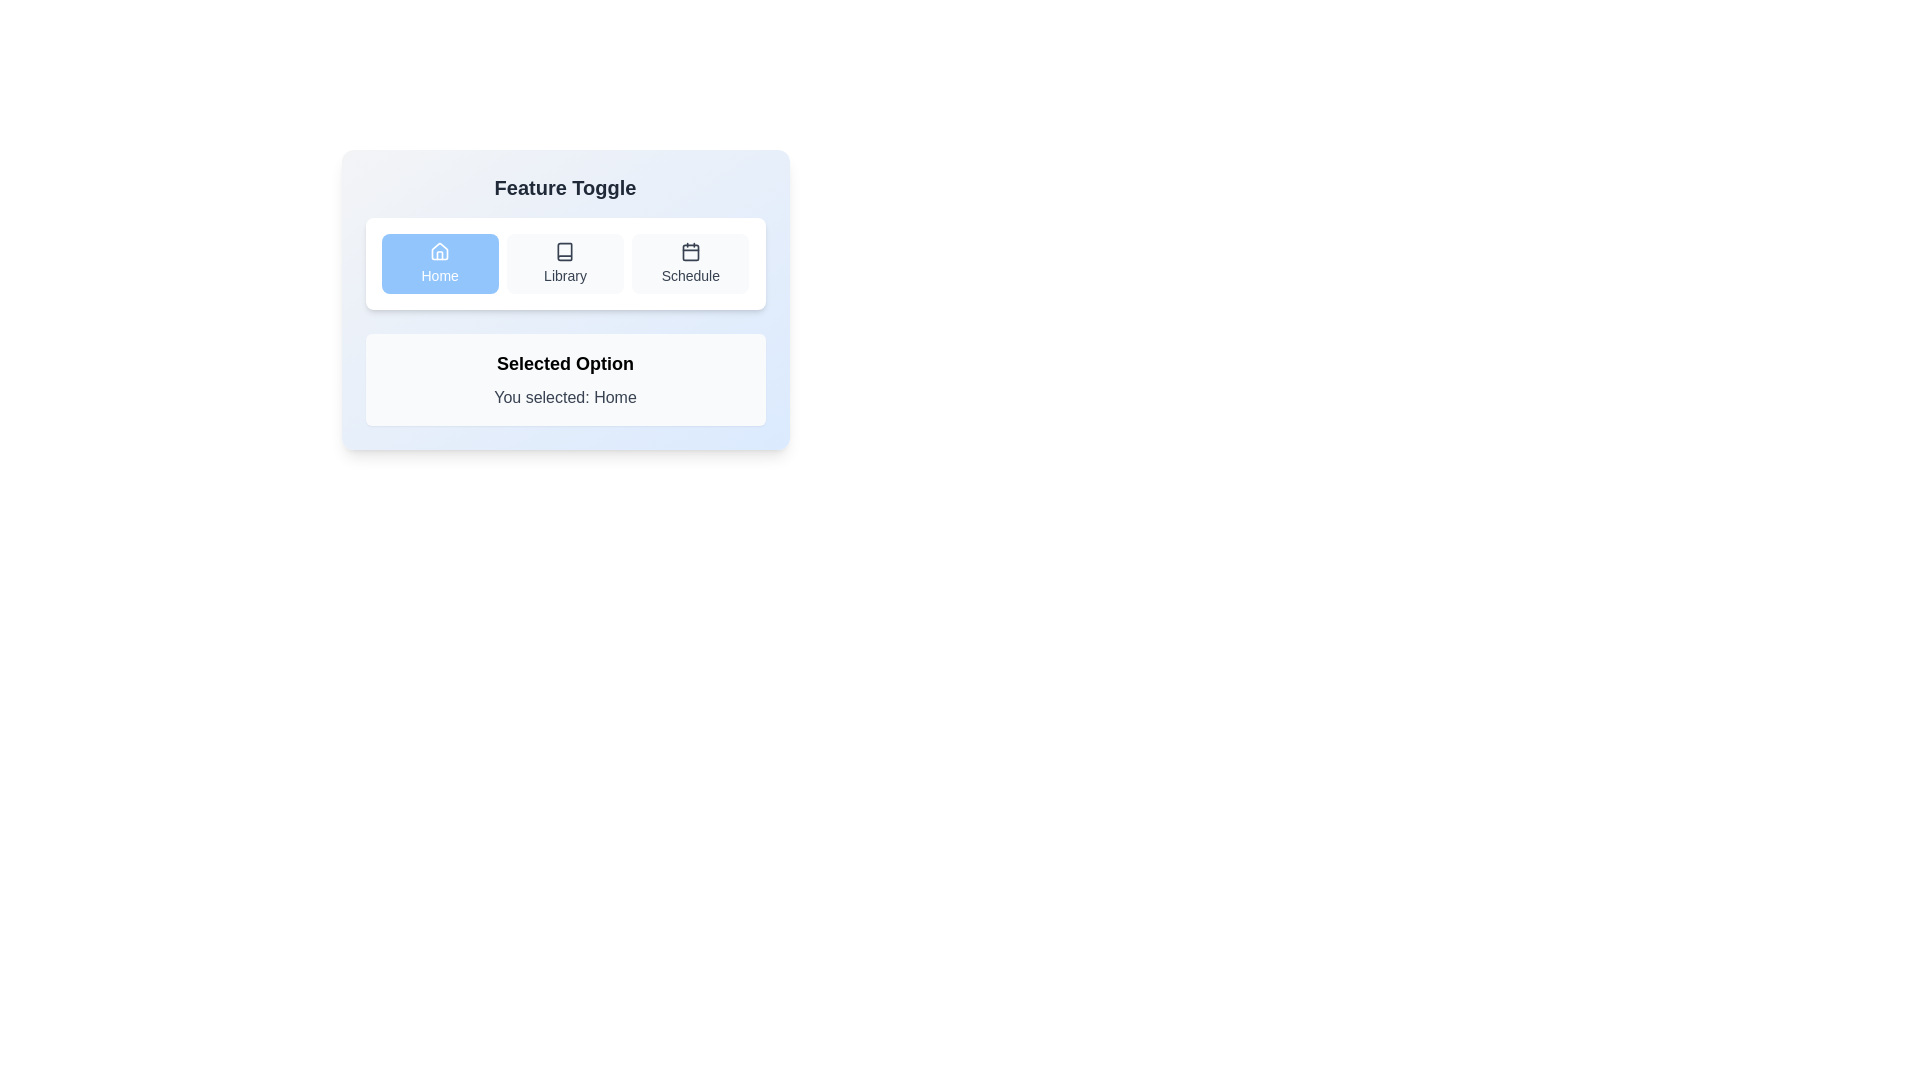  Describe the element at coordinates (690, 251) in the screenshot. I see `the rectangle with rounded corners within the calendar icon of the 'Schedule' toggle button, which is the third button in the 'Feature Toggle' section` at that location.